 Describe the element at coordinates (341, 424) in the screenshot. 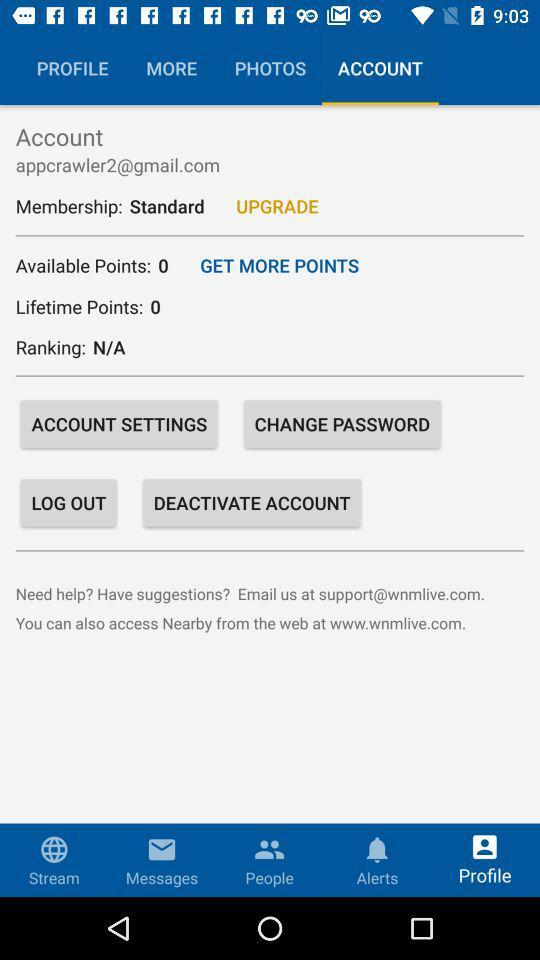

I see `icon to the right of the account settings icon` at that location.